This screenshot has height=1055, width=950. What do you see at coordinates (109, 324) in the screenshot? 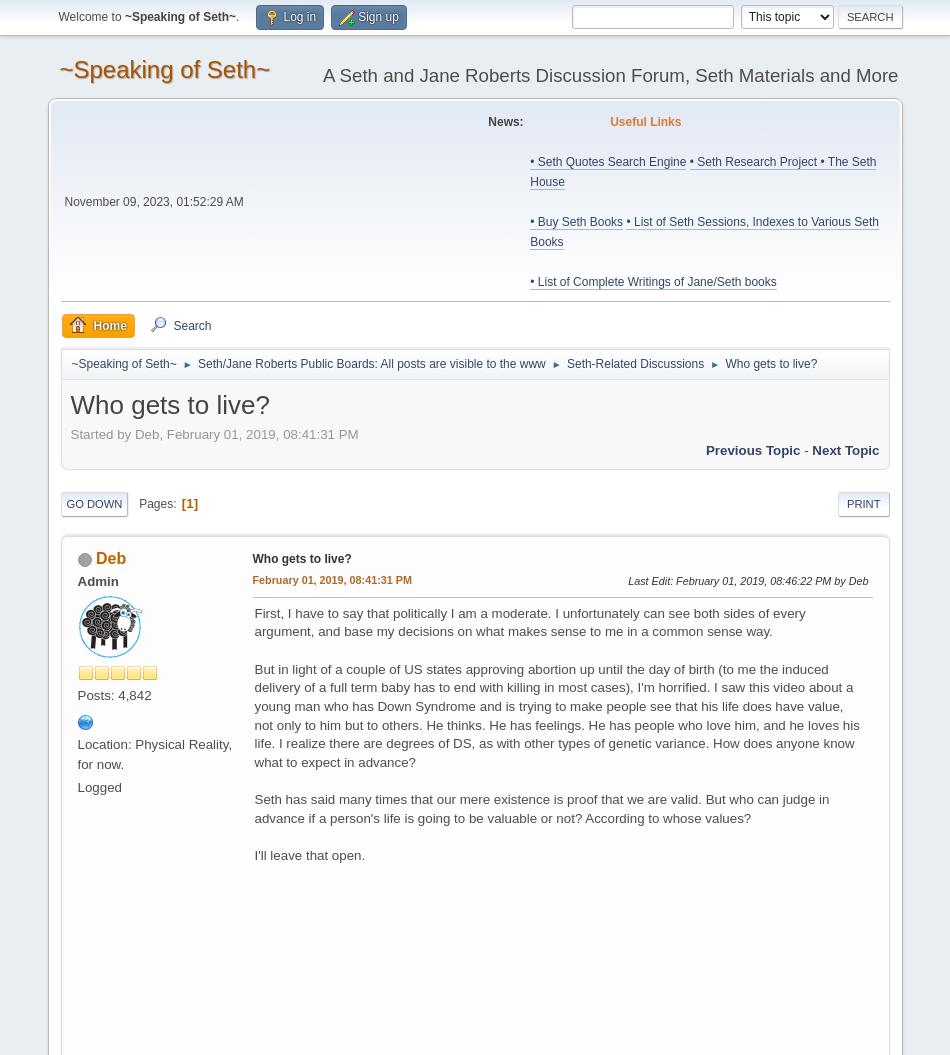
I see `'Home'` at bounding box center [109, 324].